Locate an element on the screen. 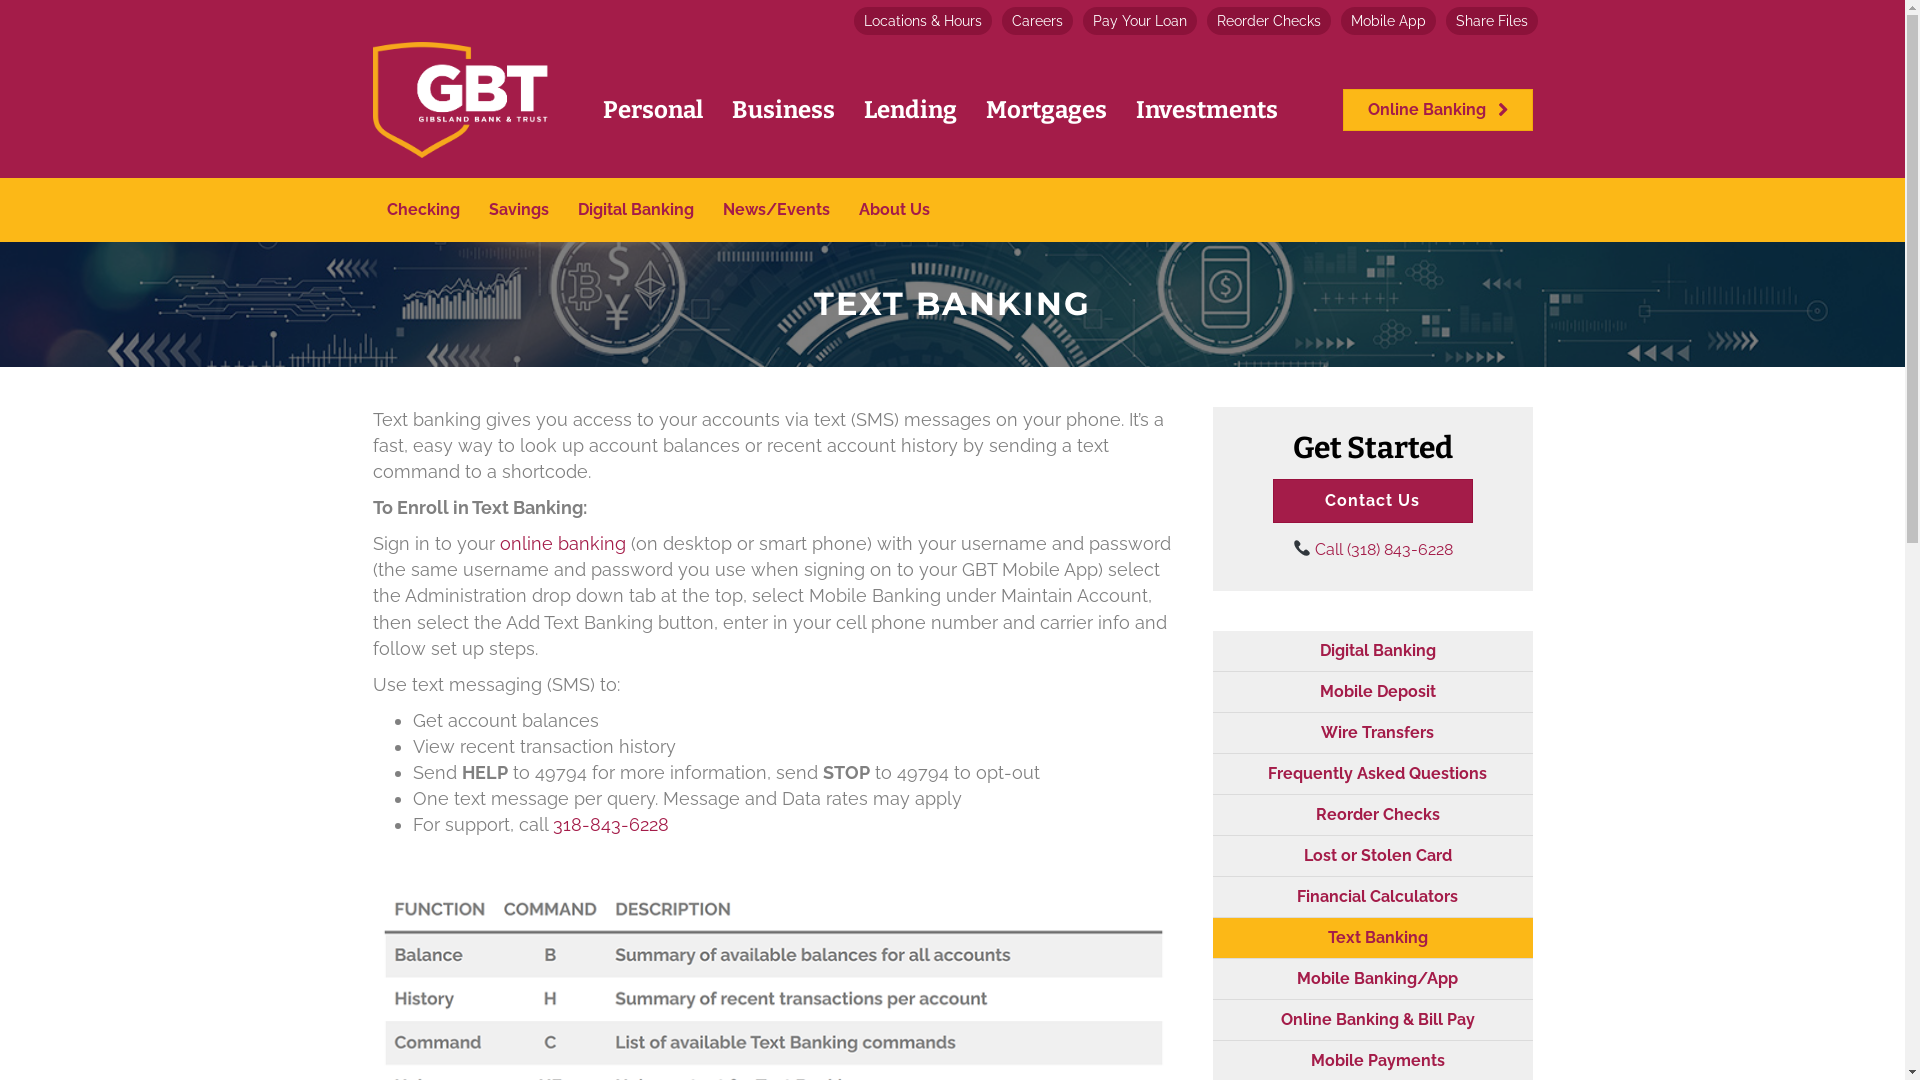 The width and height of the screenshot is (1920, 1080). 'Savings' is located at coordinates (518, 209).